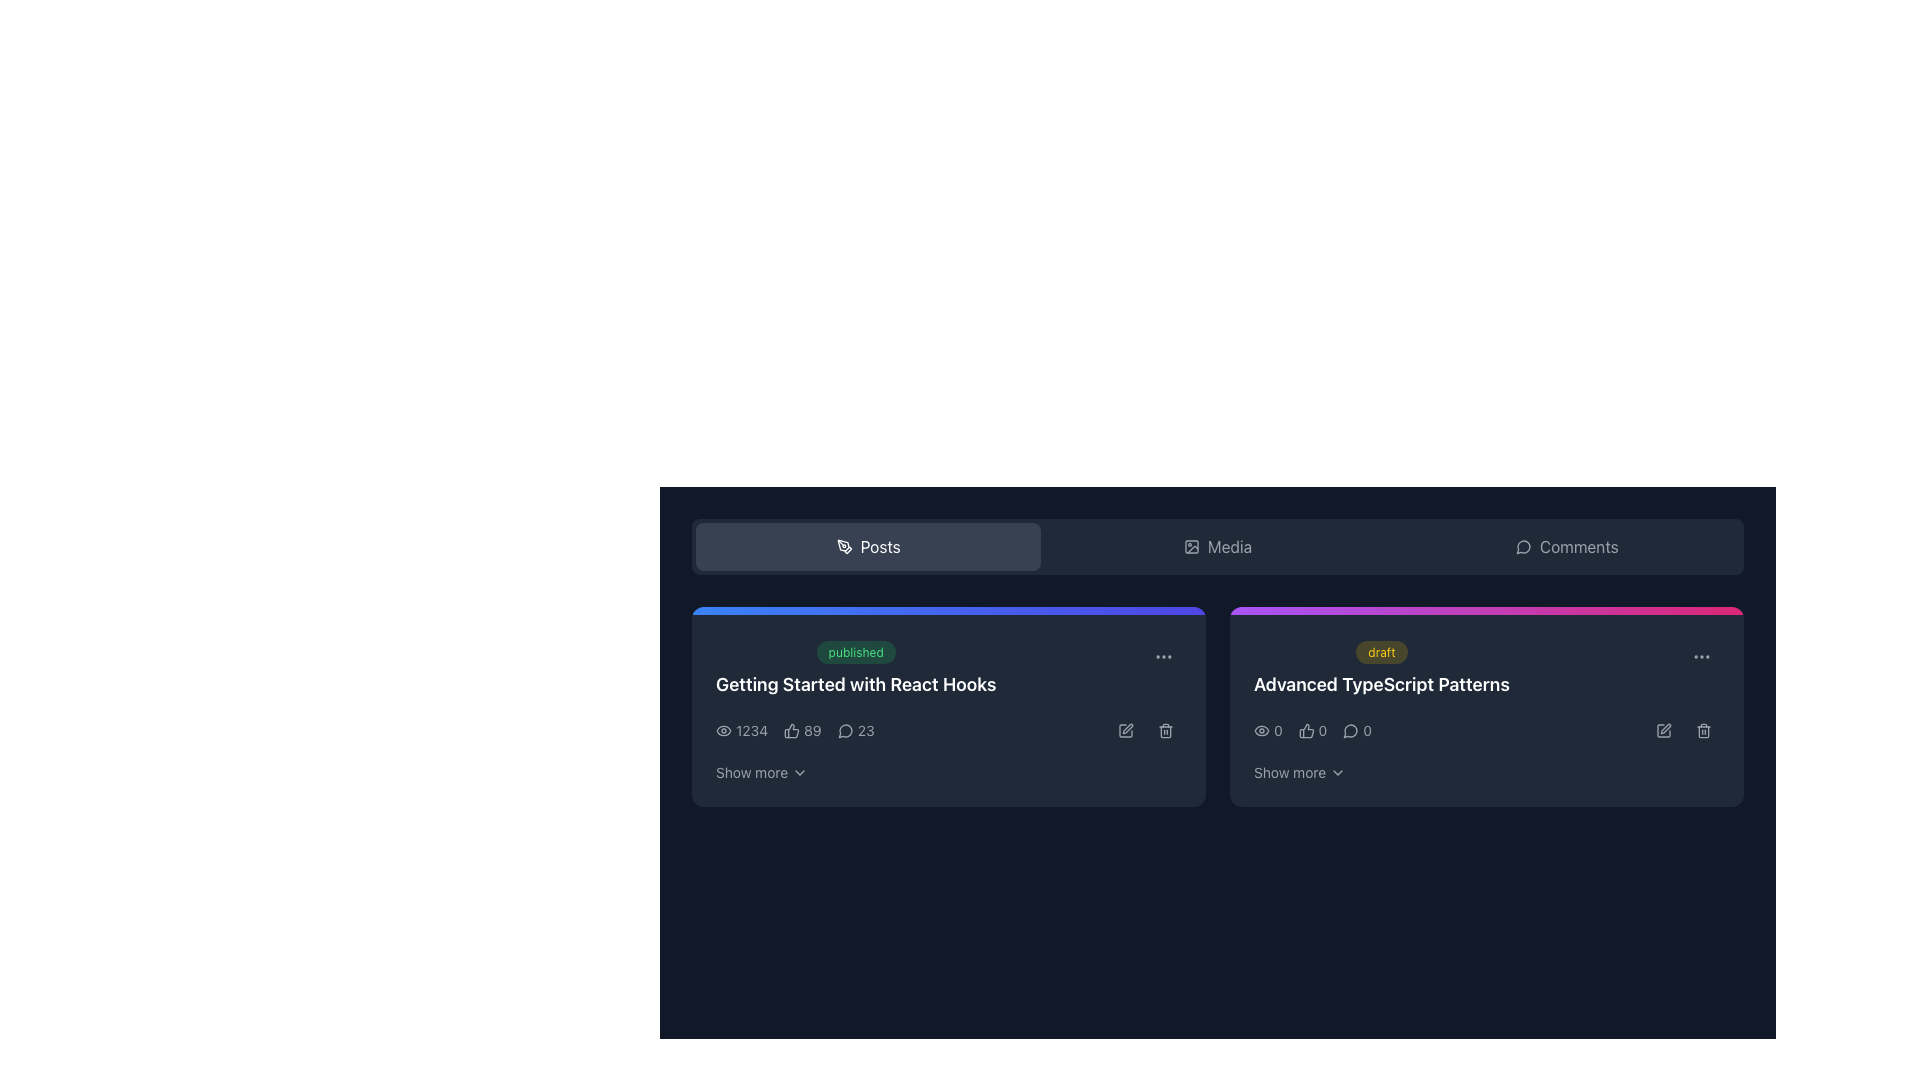  Describe the element at coordinates (948, 668) in the screenshot. I see `the label with a green background and the heading 'Getting Started with React Hooks'` at that location.